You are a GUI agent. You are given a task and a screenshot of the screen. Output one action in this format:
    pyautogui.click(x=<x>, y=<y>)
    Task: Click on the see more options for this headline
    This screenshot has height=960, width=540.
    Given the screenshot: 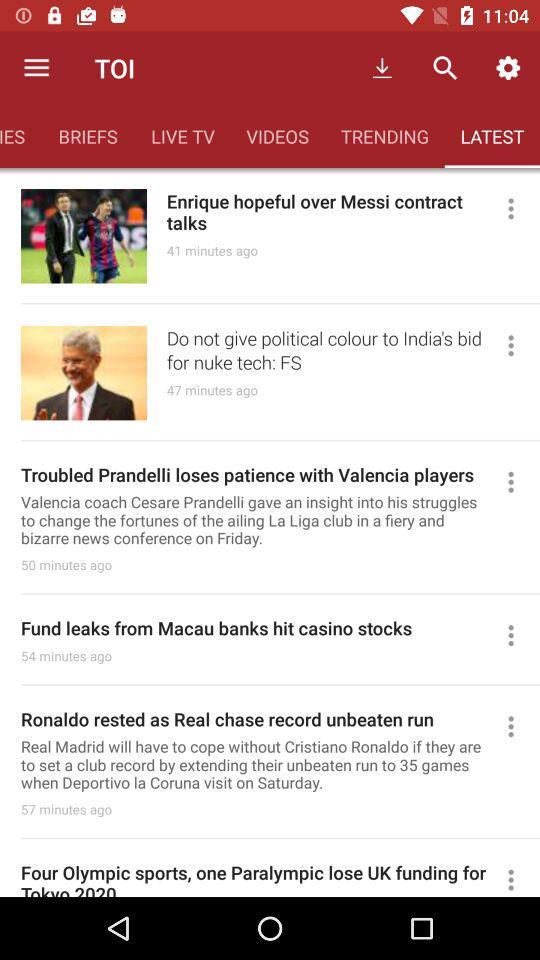 What is the action you would take?
    pyautogui.click(x=519, y=877)
    